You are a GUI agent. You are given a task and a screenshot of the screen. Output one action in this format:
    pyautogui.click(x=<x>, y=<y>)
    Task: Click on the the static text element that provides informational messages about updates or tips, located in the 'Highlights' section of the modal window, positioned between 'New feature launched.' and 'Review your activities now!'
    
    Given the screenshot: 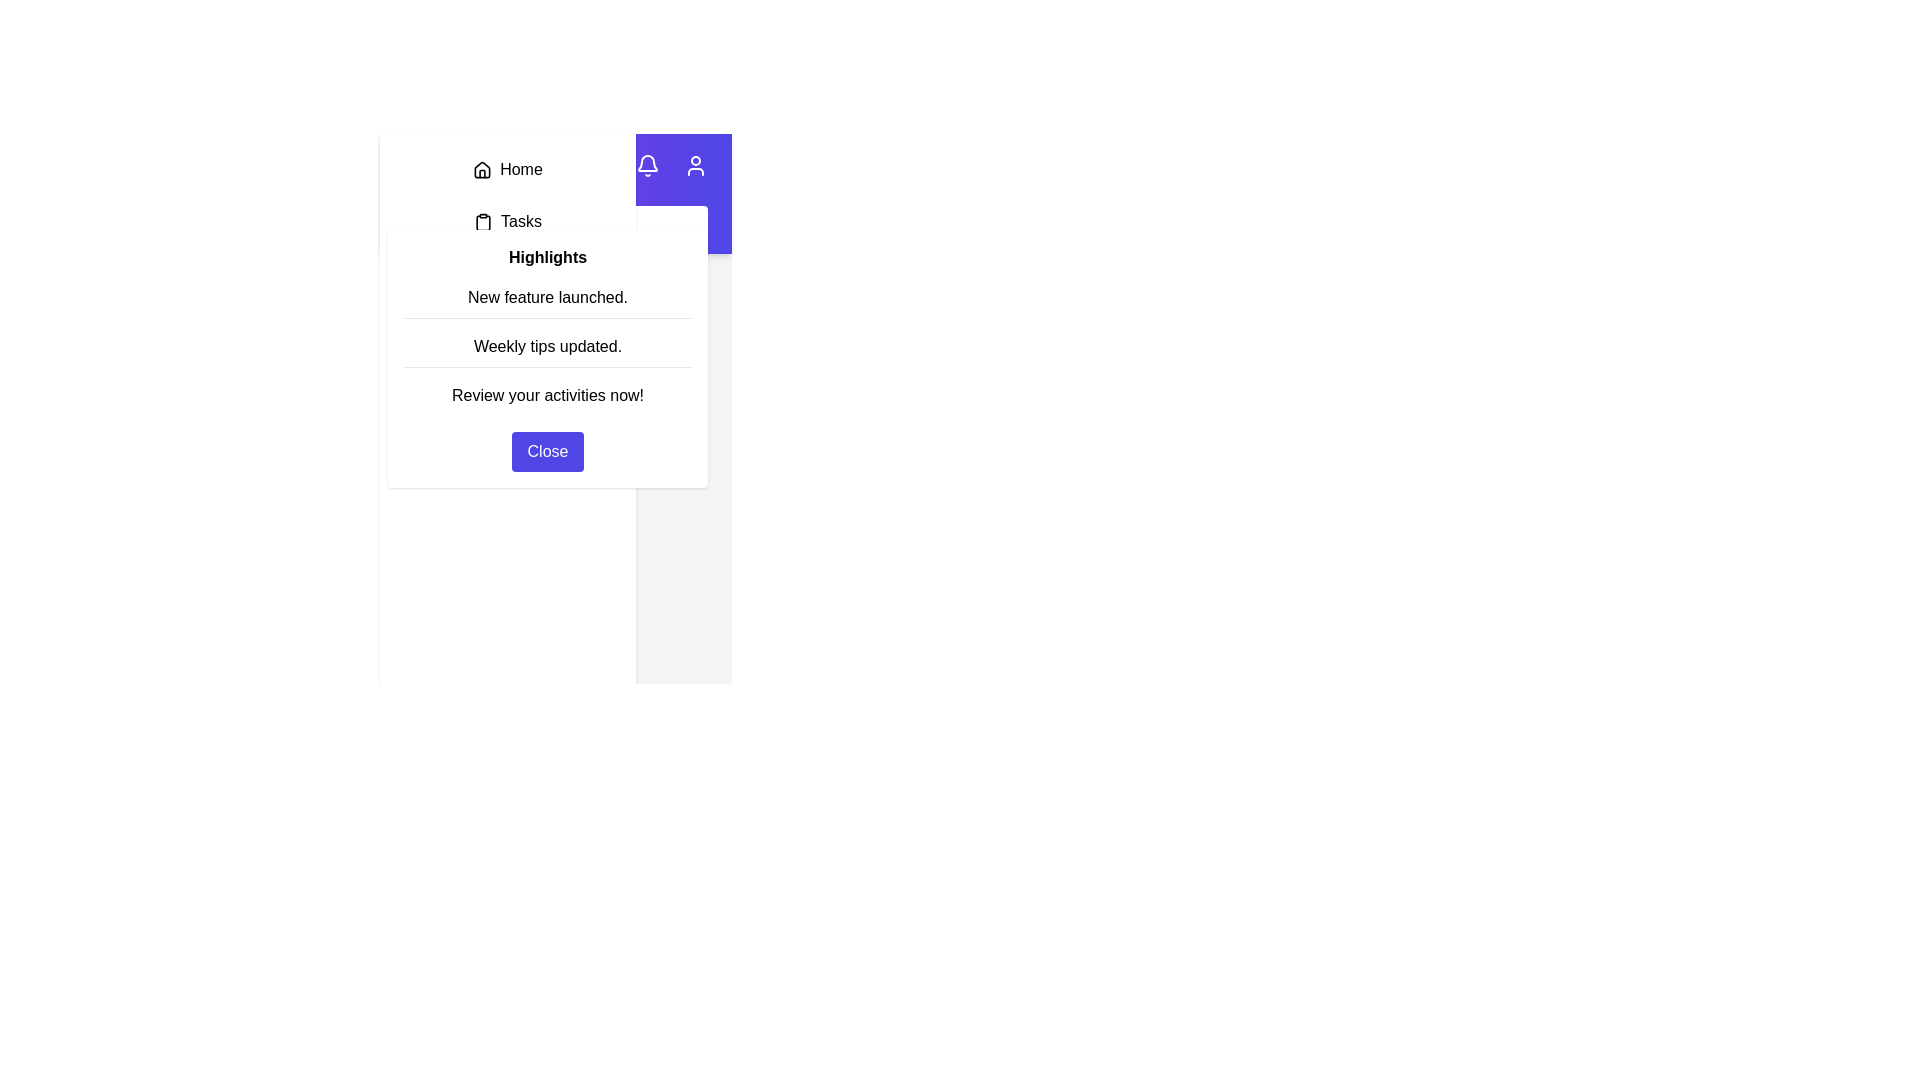 What is the action you would take?
    pyautogui.click(x=547, y=346)
    